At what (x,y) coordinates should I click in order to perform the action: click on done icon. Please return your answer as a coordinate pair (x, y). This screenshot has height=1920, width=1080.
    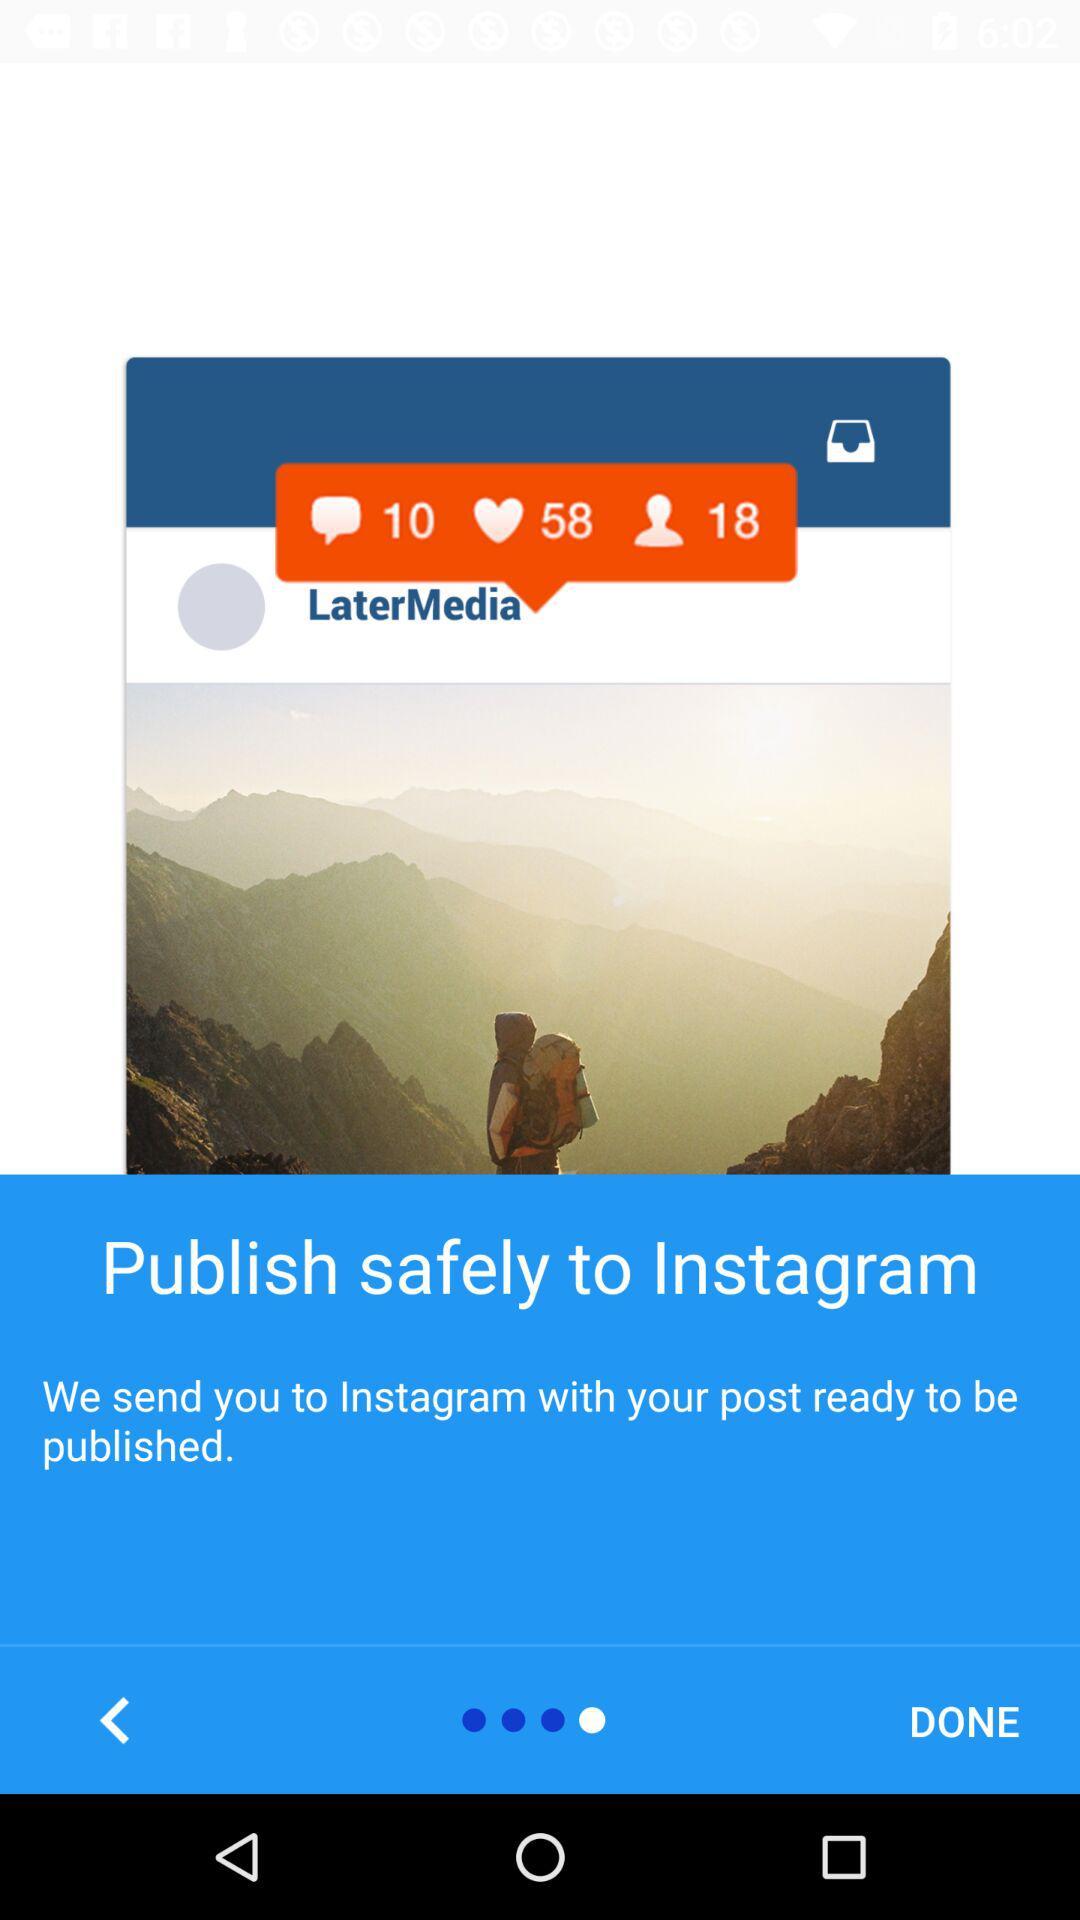
    Looking at the image, I should click on (963, 1719).